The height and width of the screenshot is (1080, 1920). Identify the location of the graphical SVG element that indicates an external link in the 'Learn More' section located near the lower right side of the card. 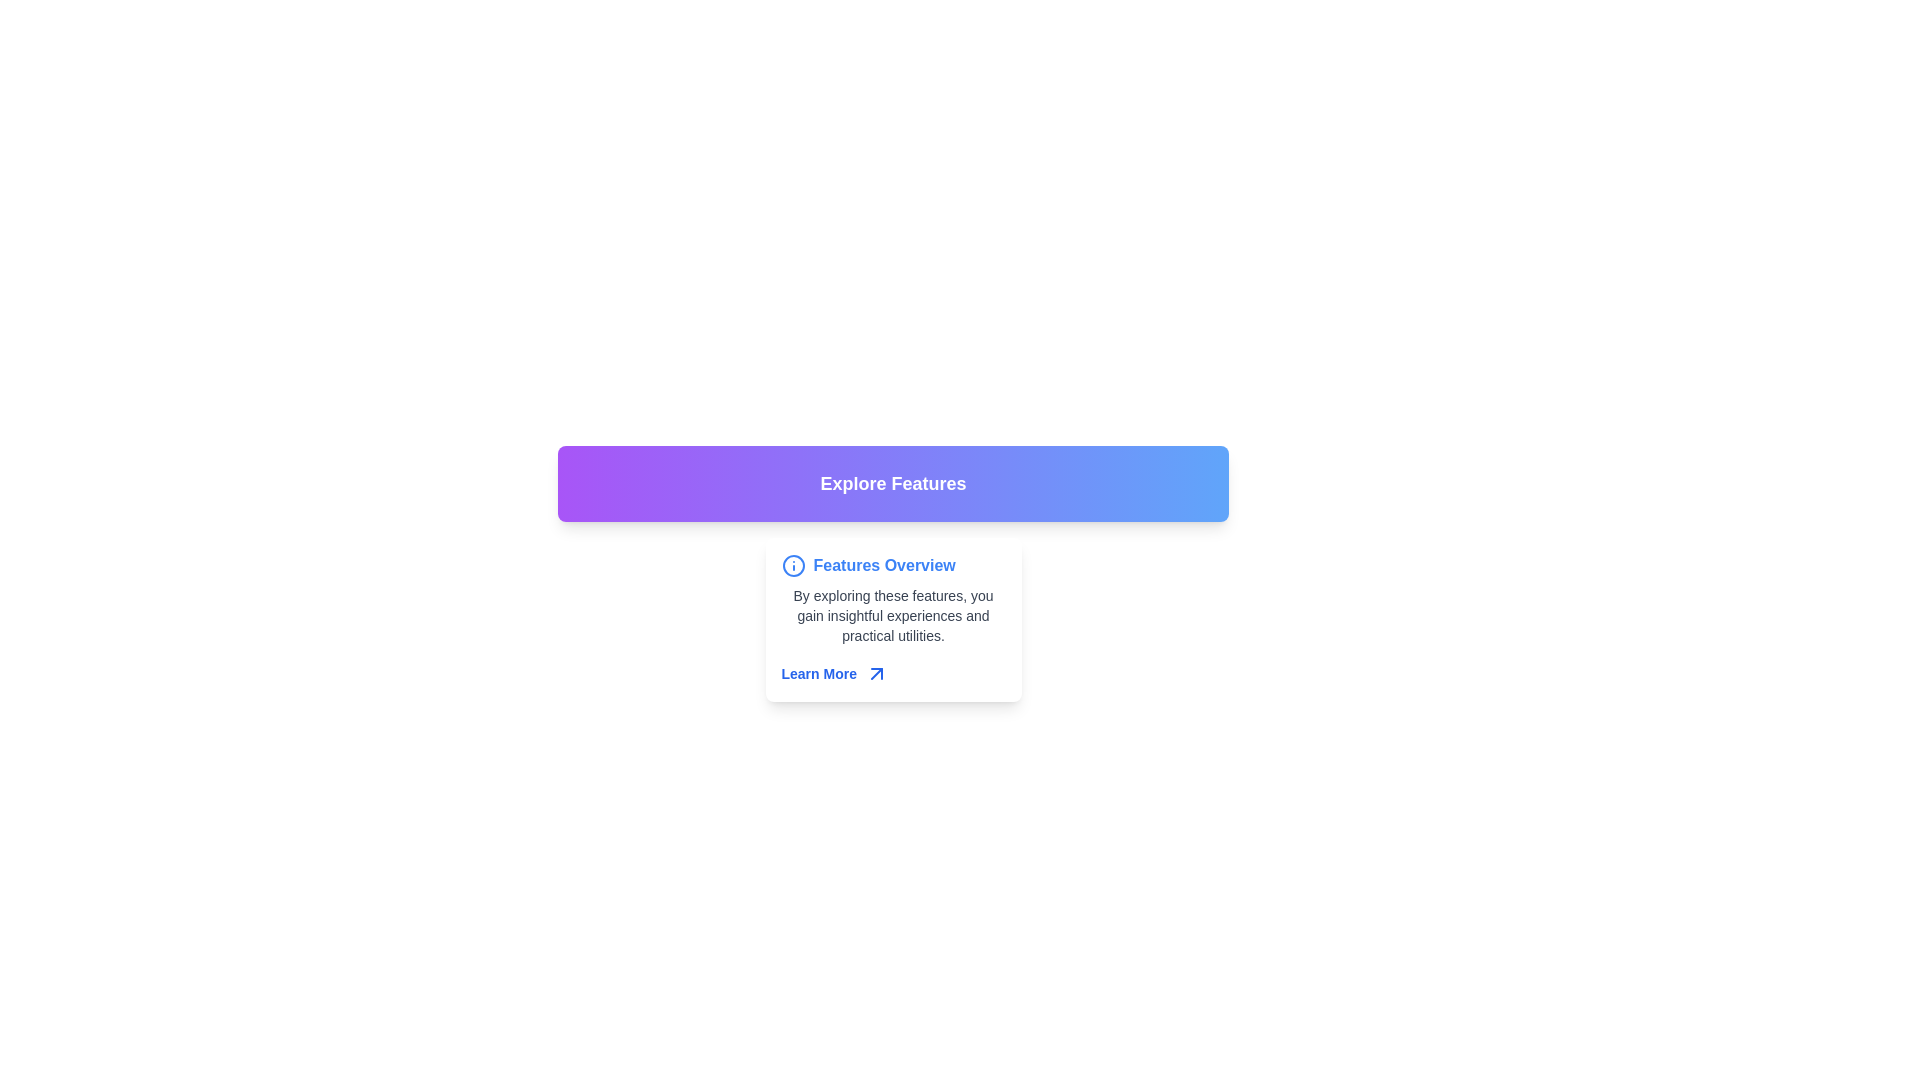
(877, 674).